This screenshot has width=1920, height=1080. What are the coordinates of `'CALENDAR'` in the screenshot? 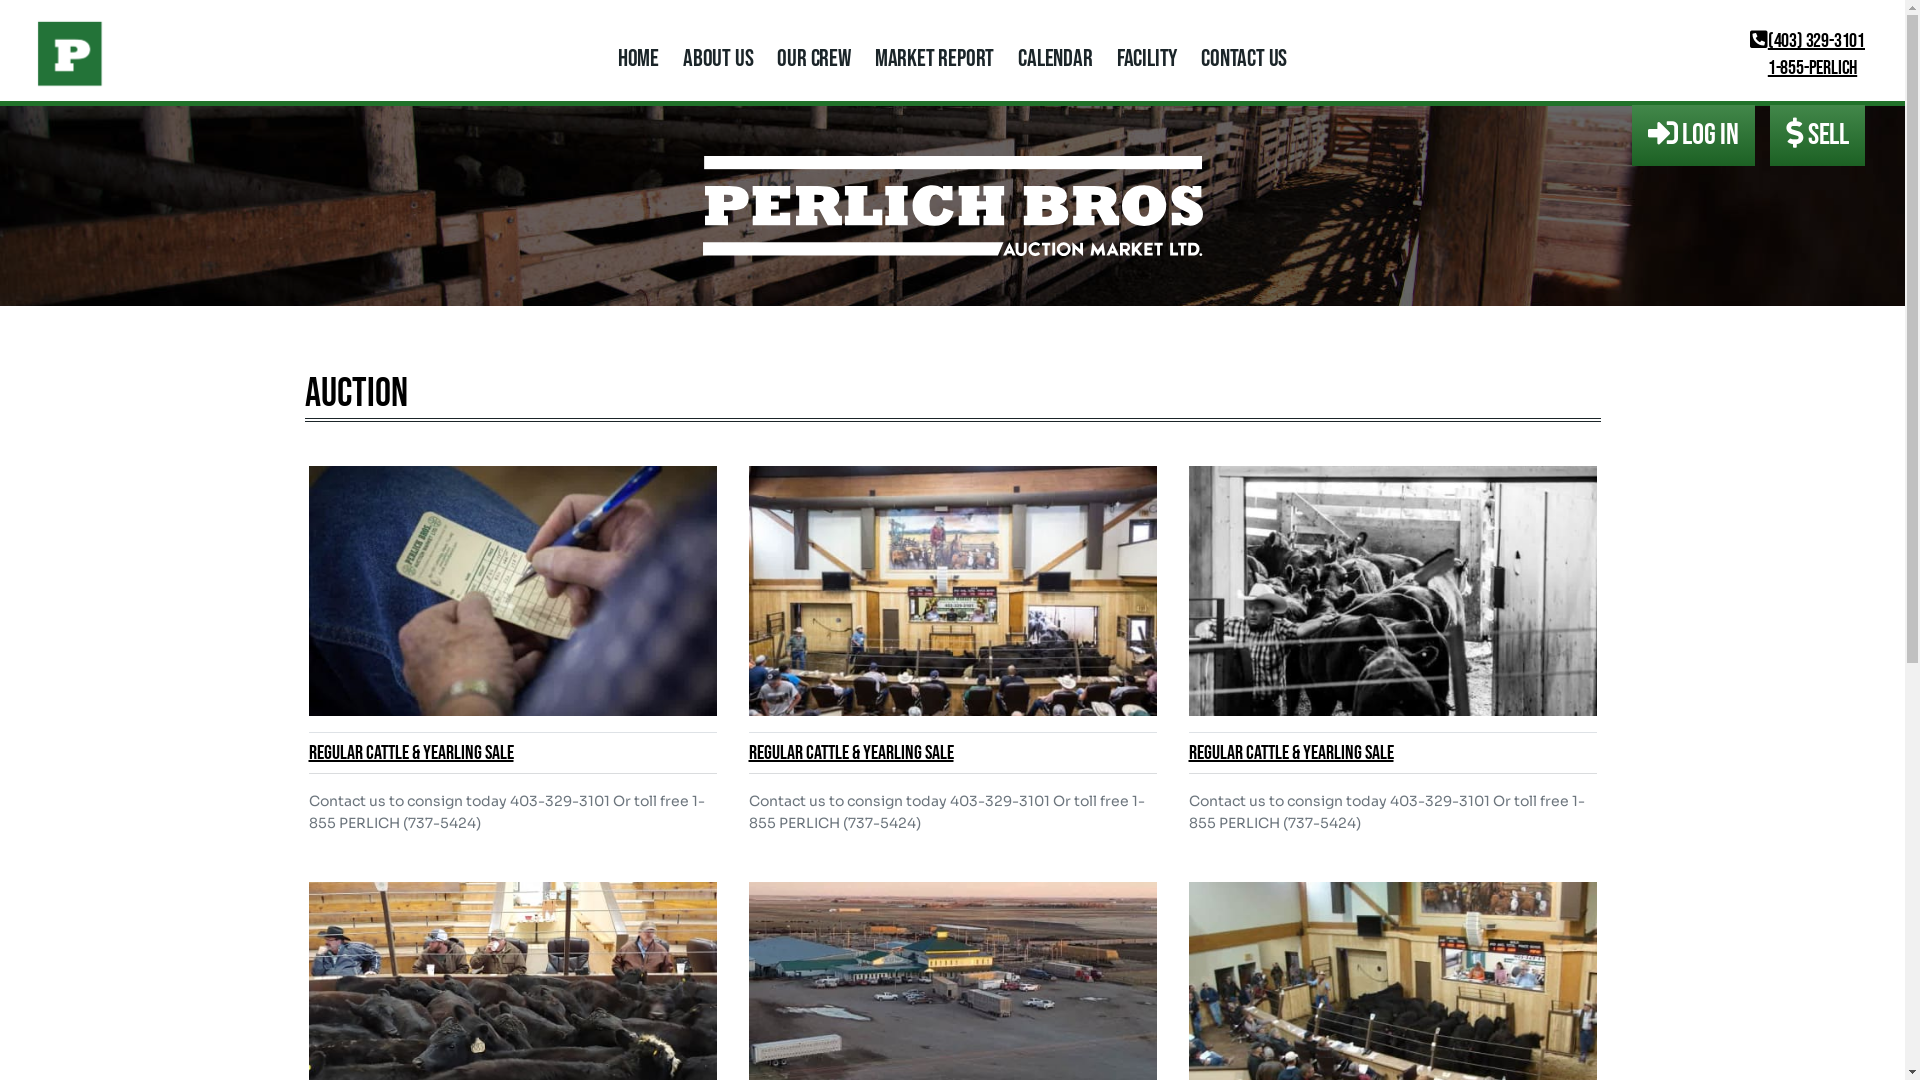 It's located at (1054, 57).